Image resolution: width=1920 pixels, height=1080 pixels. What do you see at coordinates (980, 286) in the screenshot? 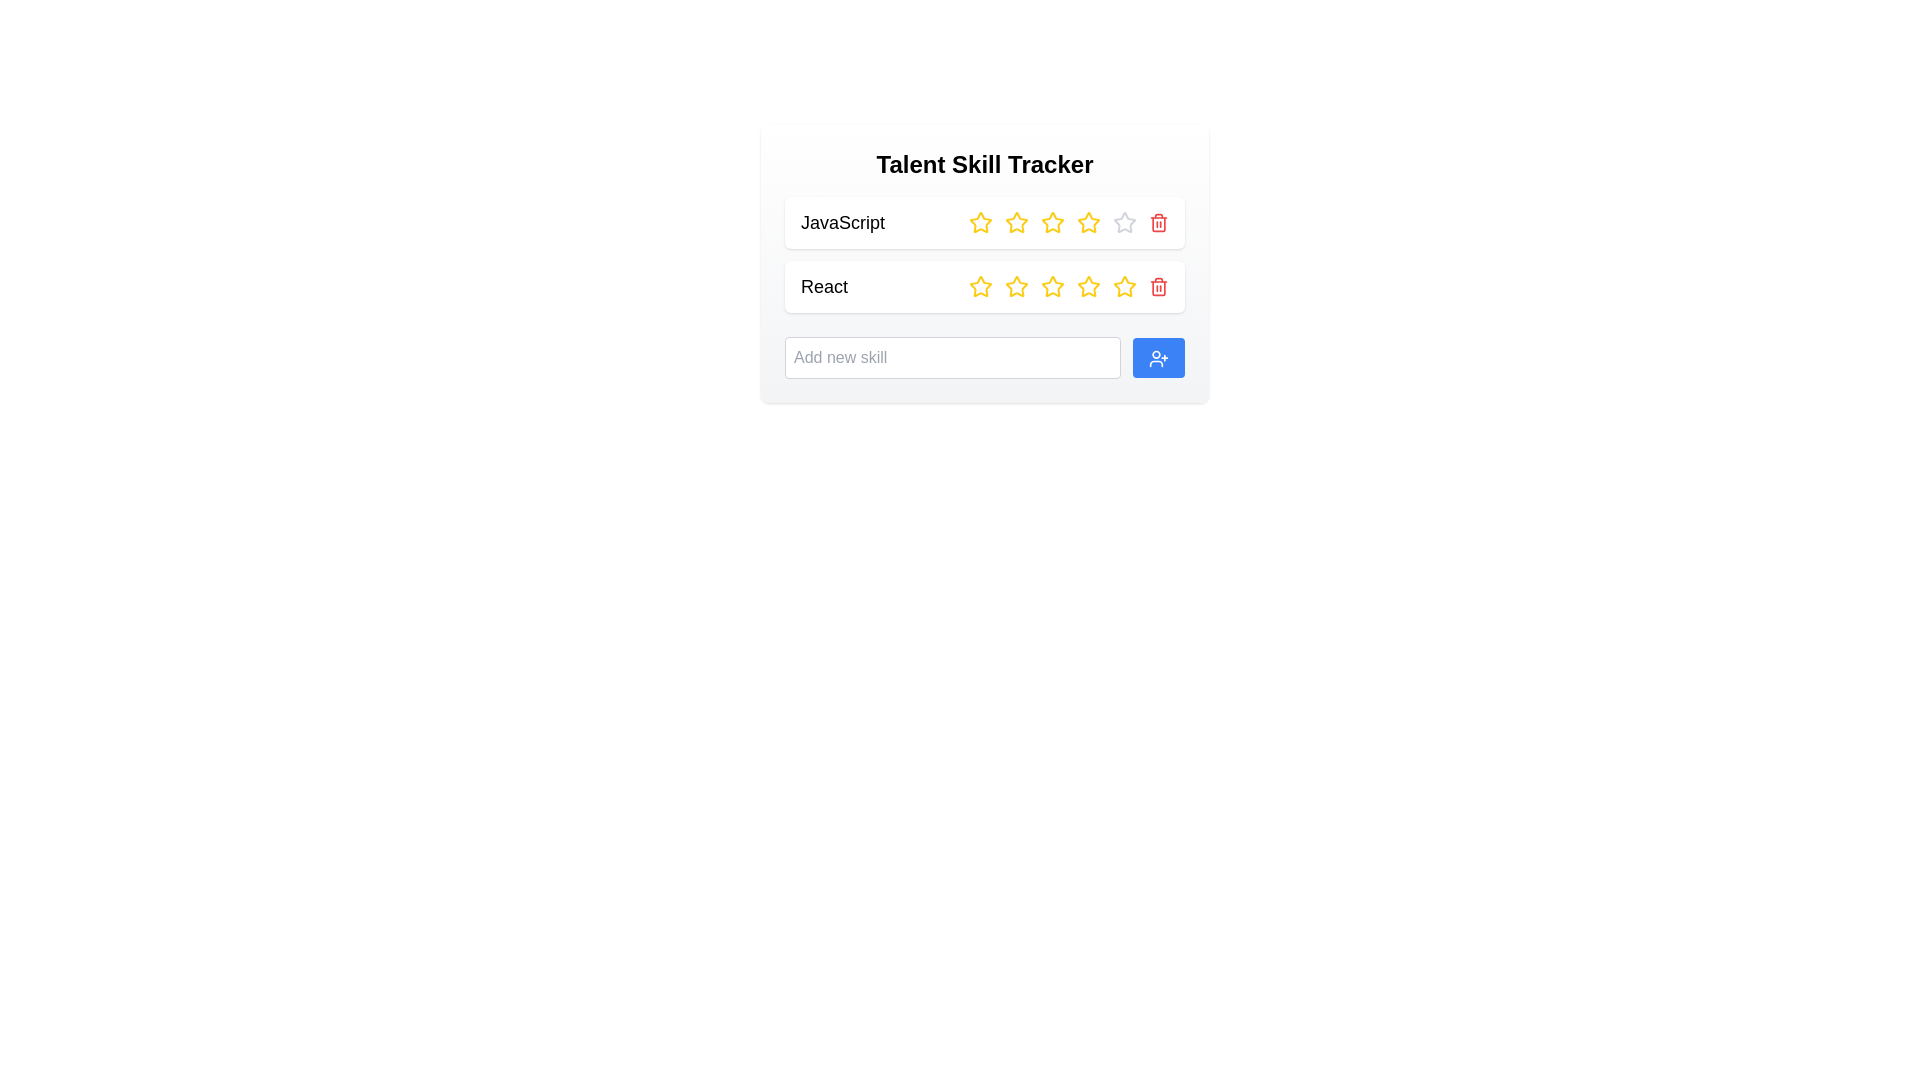
I see `the yellow star icon, the second item in the series of rating stars under the 'React' label in the 'Talent Skill Tracker' section, to rate or select it` at bounding box center [980, 286].